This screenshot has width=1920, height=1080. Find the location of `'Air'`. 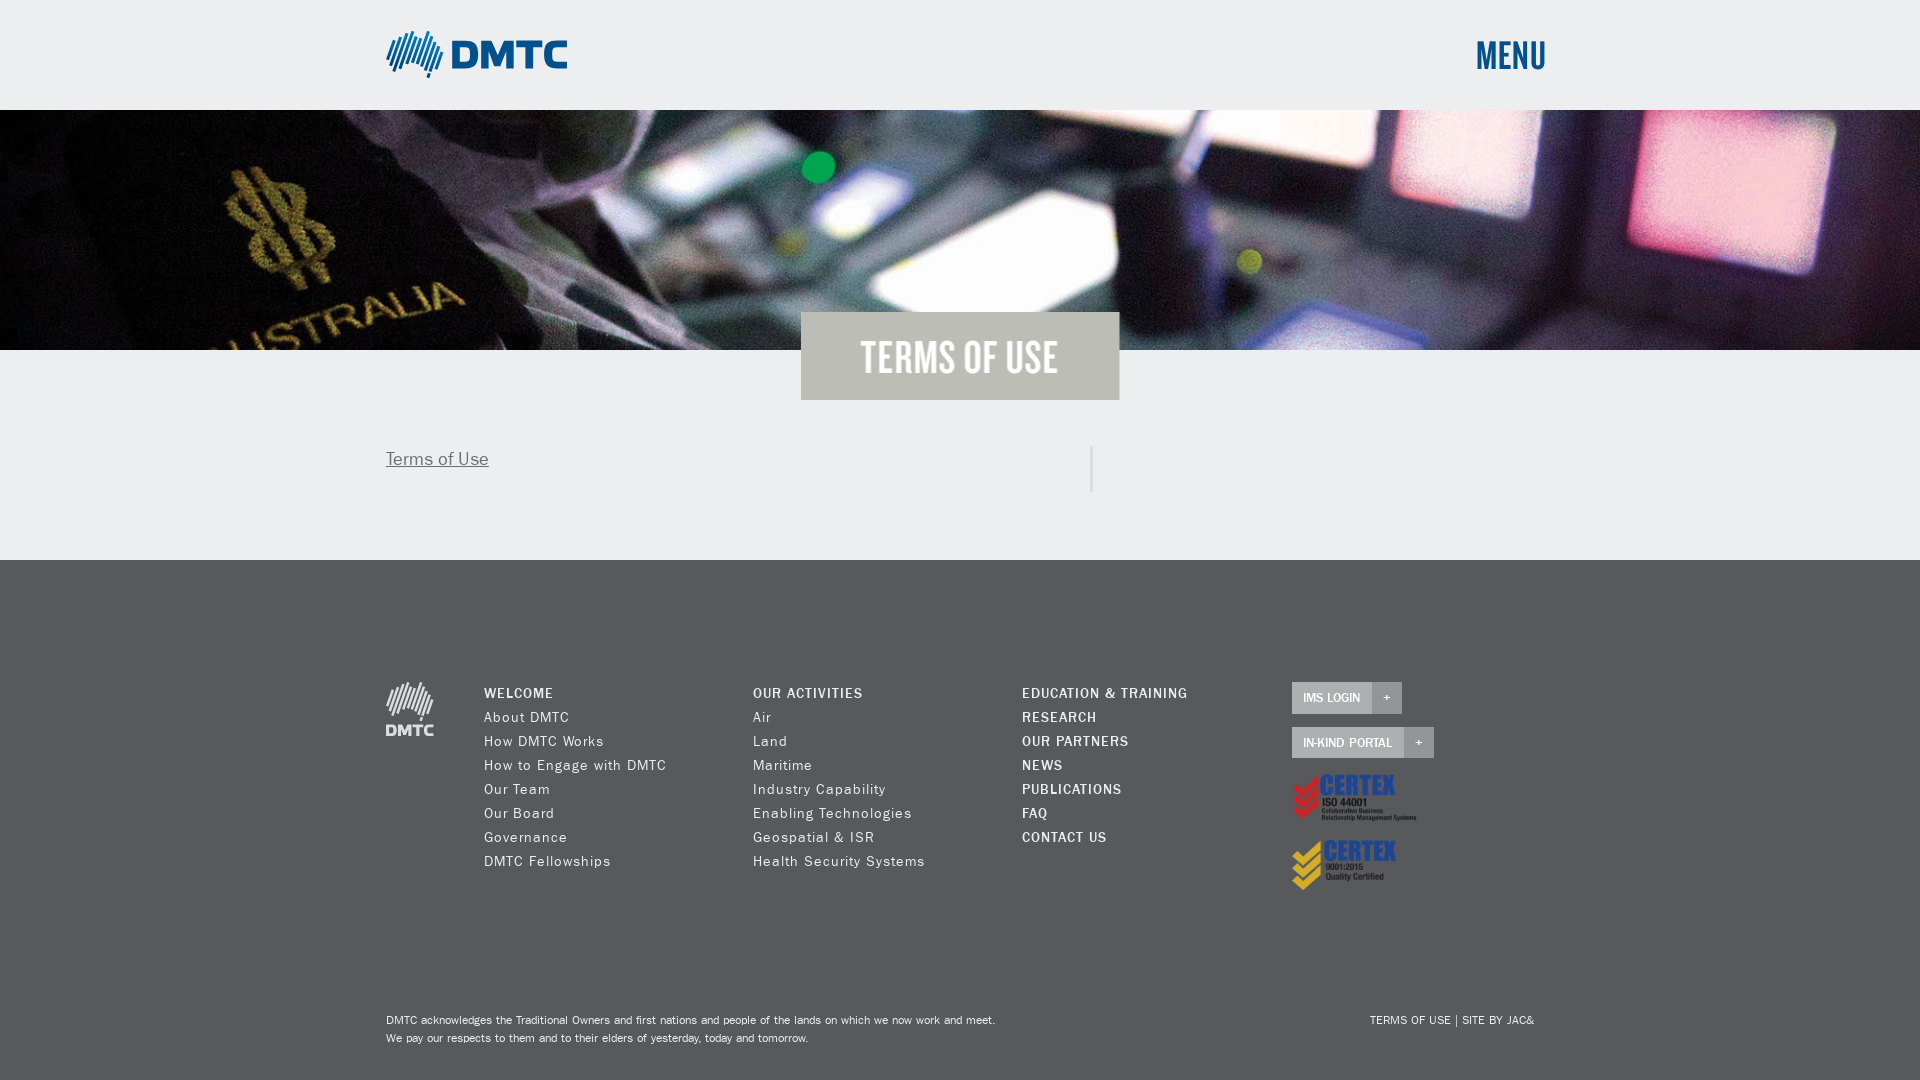

'Air' is located at coordinates (761, 716).